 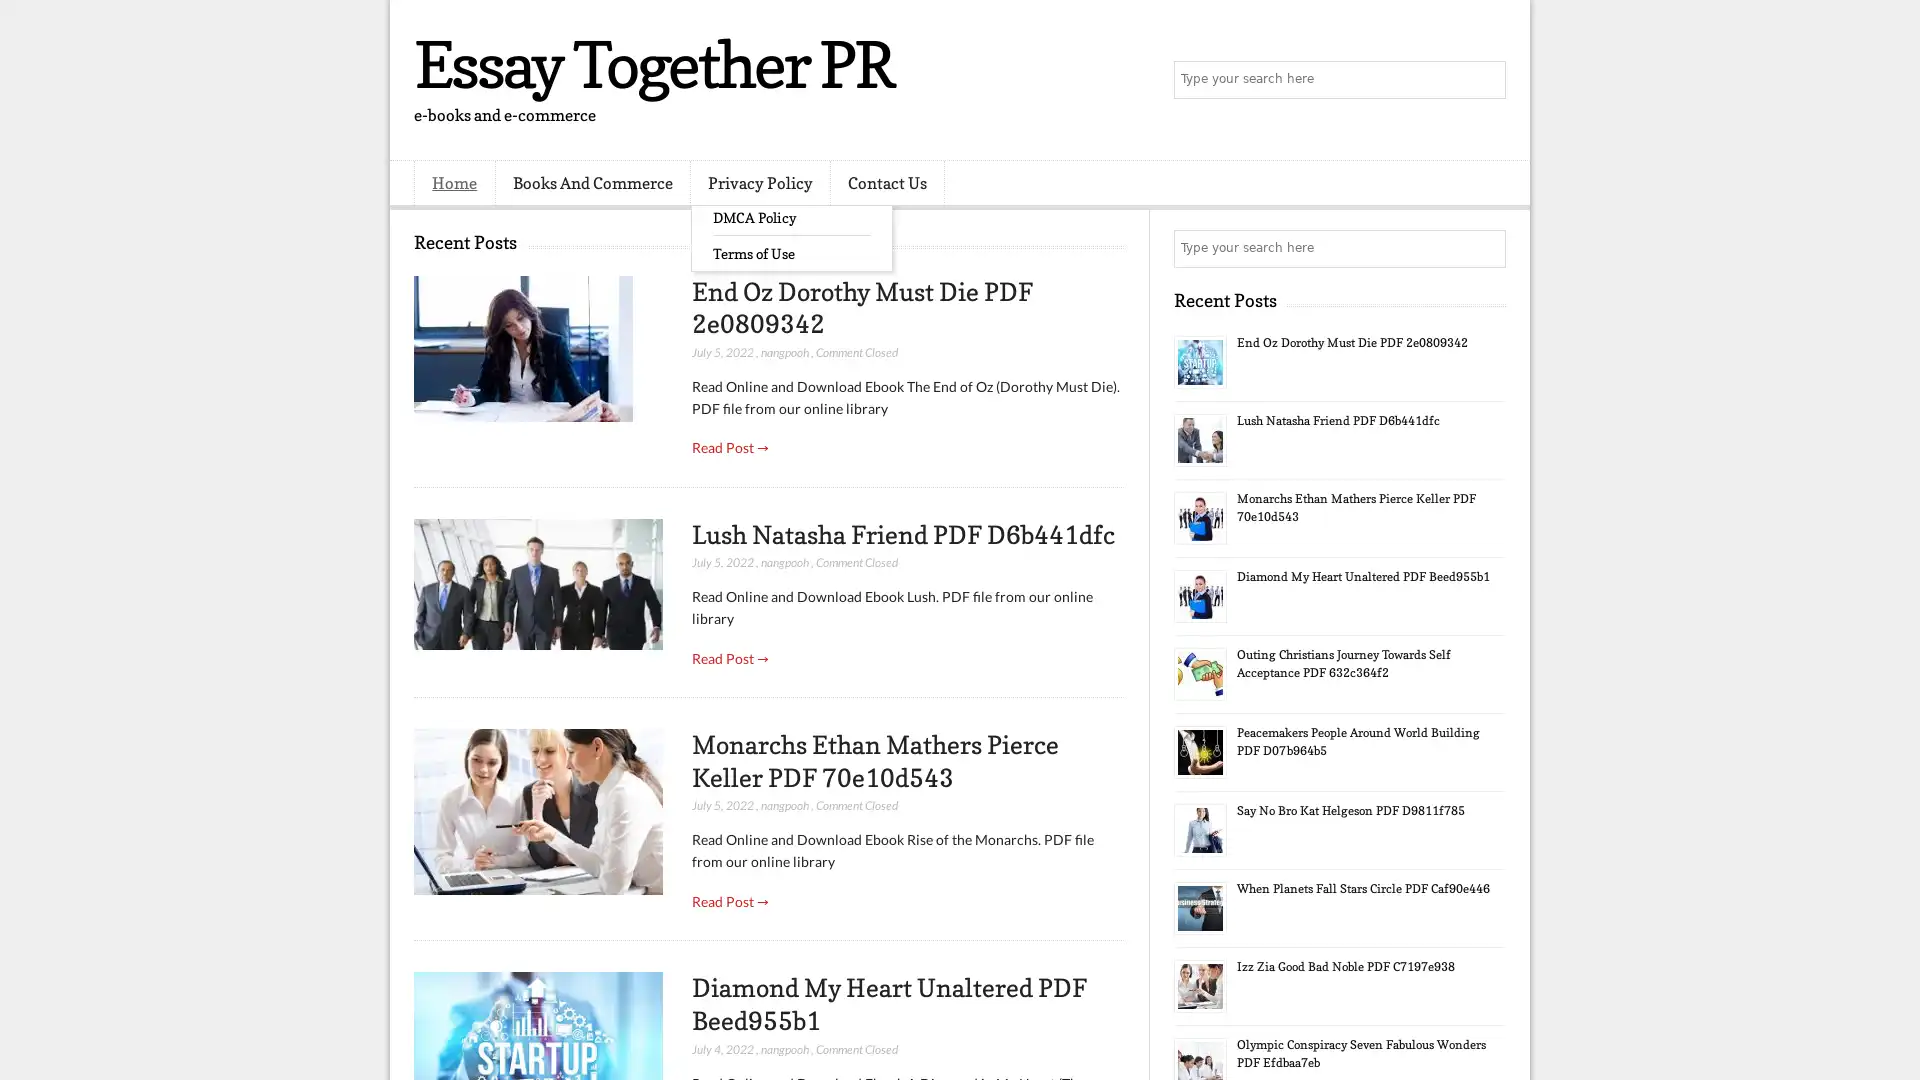 What do you see at coordinates (1485, 80) in the screenshot?
I see `Search` at bounding box center [1485, 80].